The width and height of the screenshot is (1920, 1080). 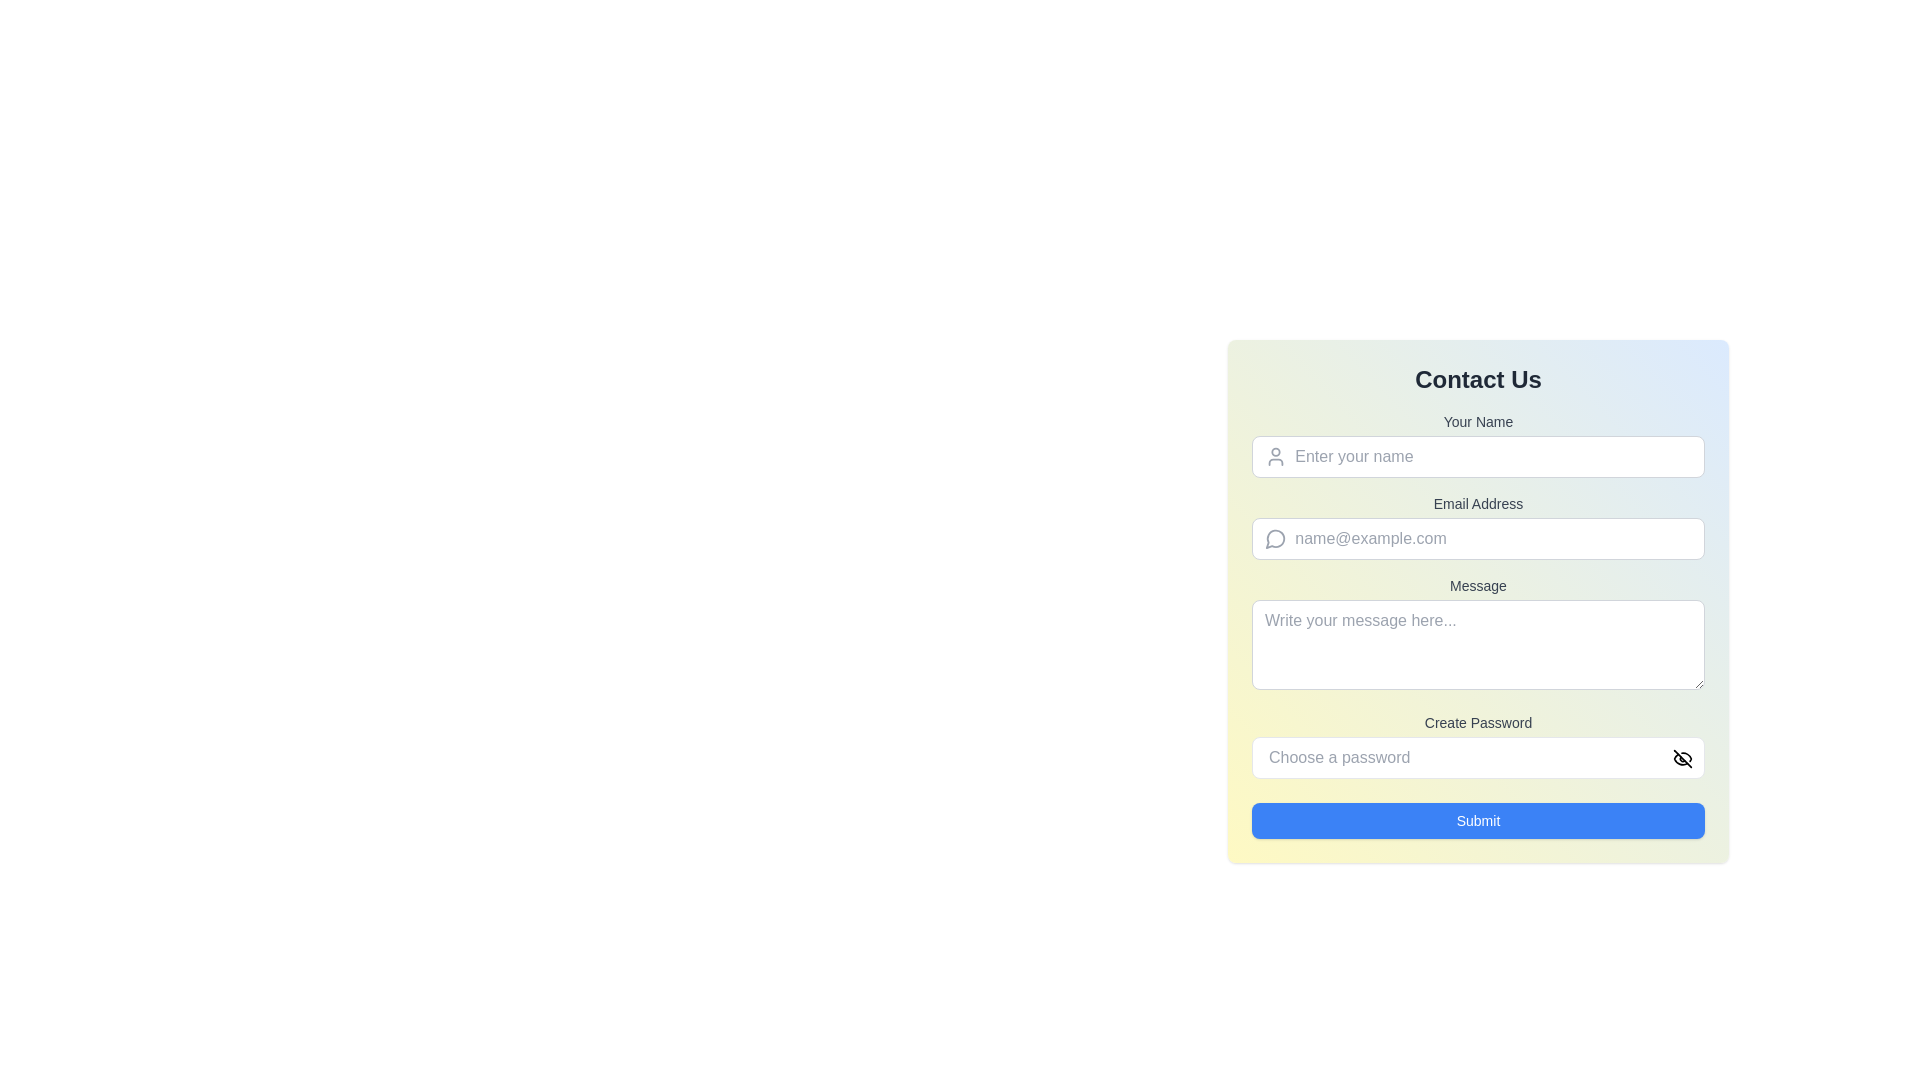 I want to click on the small red diagonal crossing line that indicates the 'not visible' symbol within the eye icon, so click(x=1682, y=759).